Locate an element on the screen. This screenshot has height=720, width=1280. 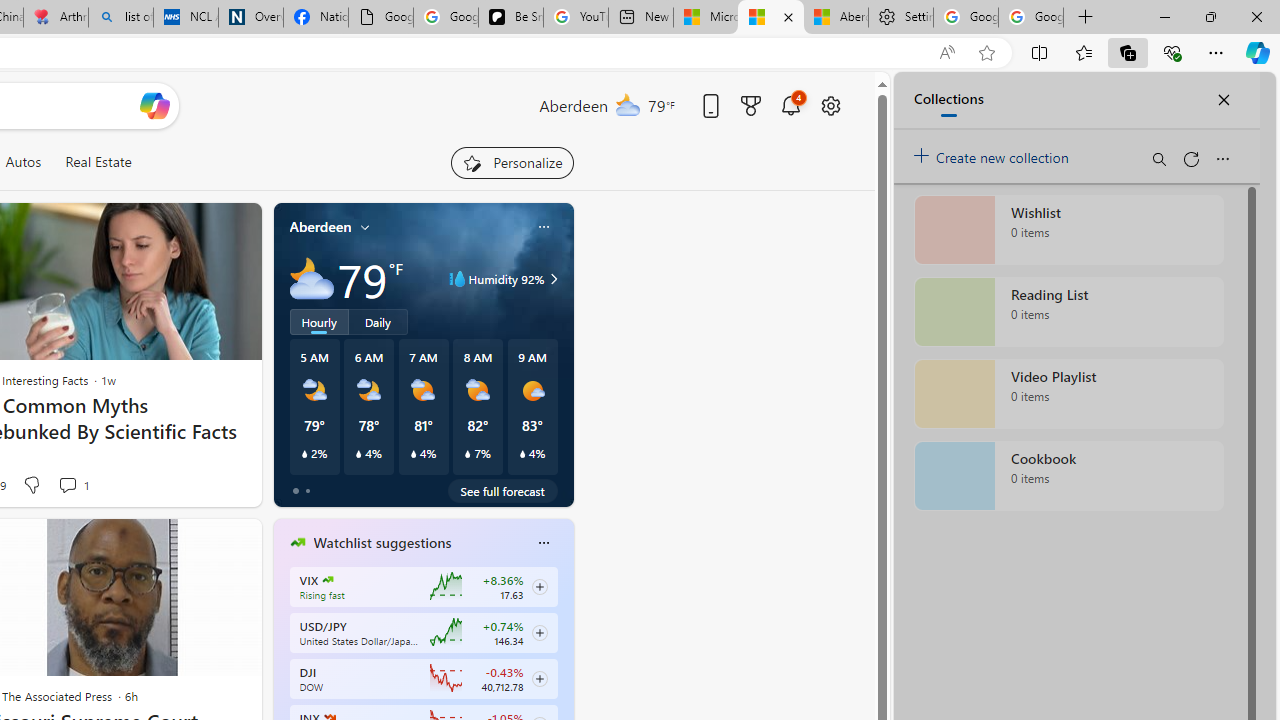
'Class: weather-current-precipitation-glyph' is located at coordinates (522, 453).